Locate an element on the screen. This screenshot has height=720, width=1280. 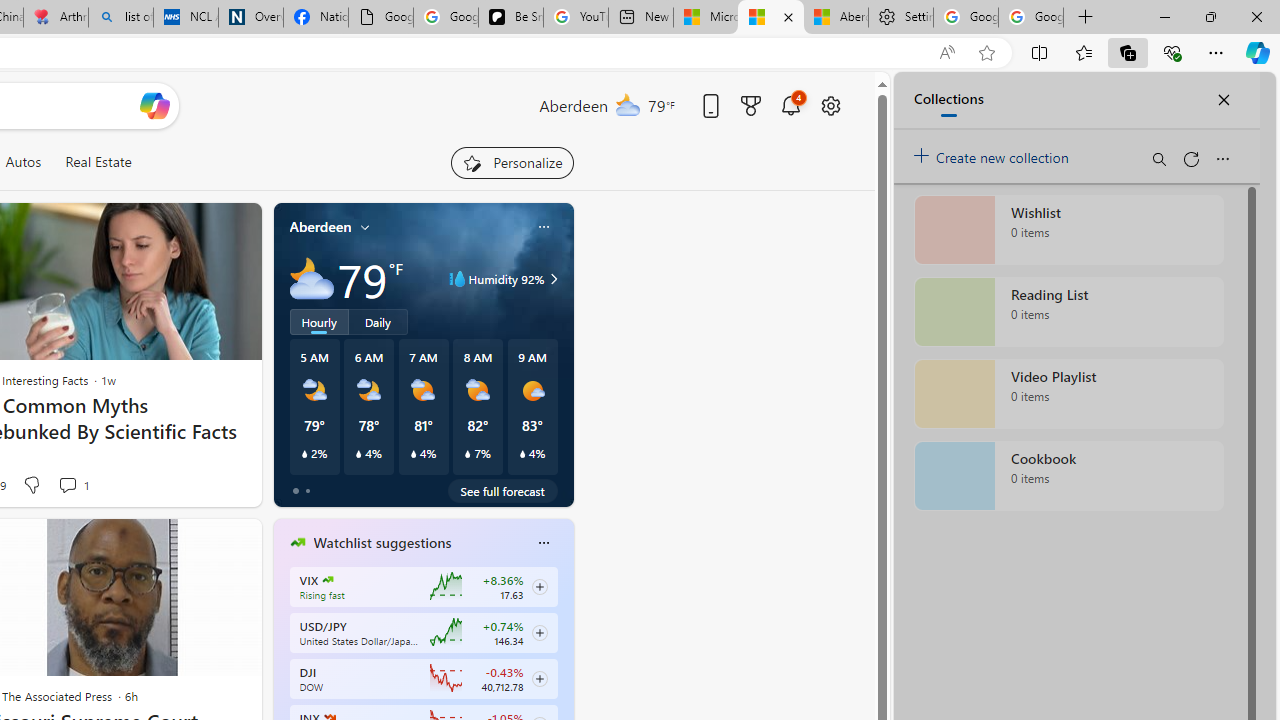
'Class: weather-current-precipitation-glyph' is located at coordinates (522, 453).